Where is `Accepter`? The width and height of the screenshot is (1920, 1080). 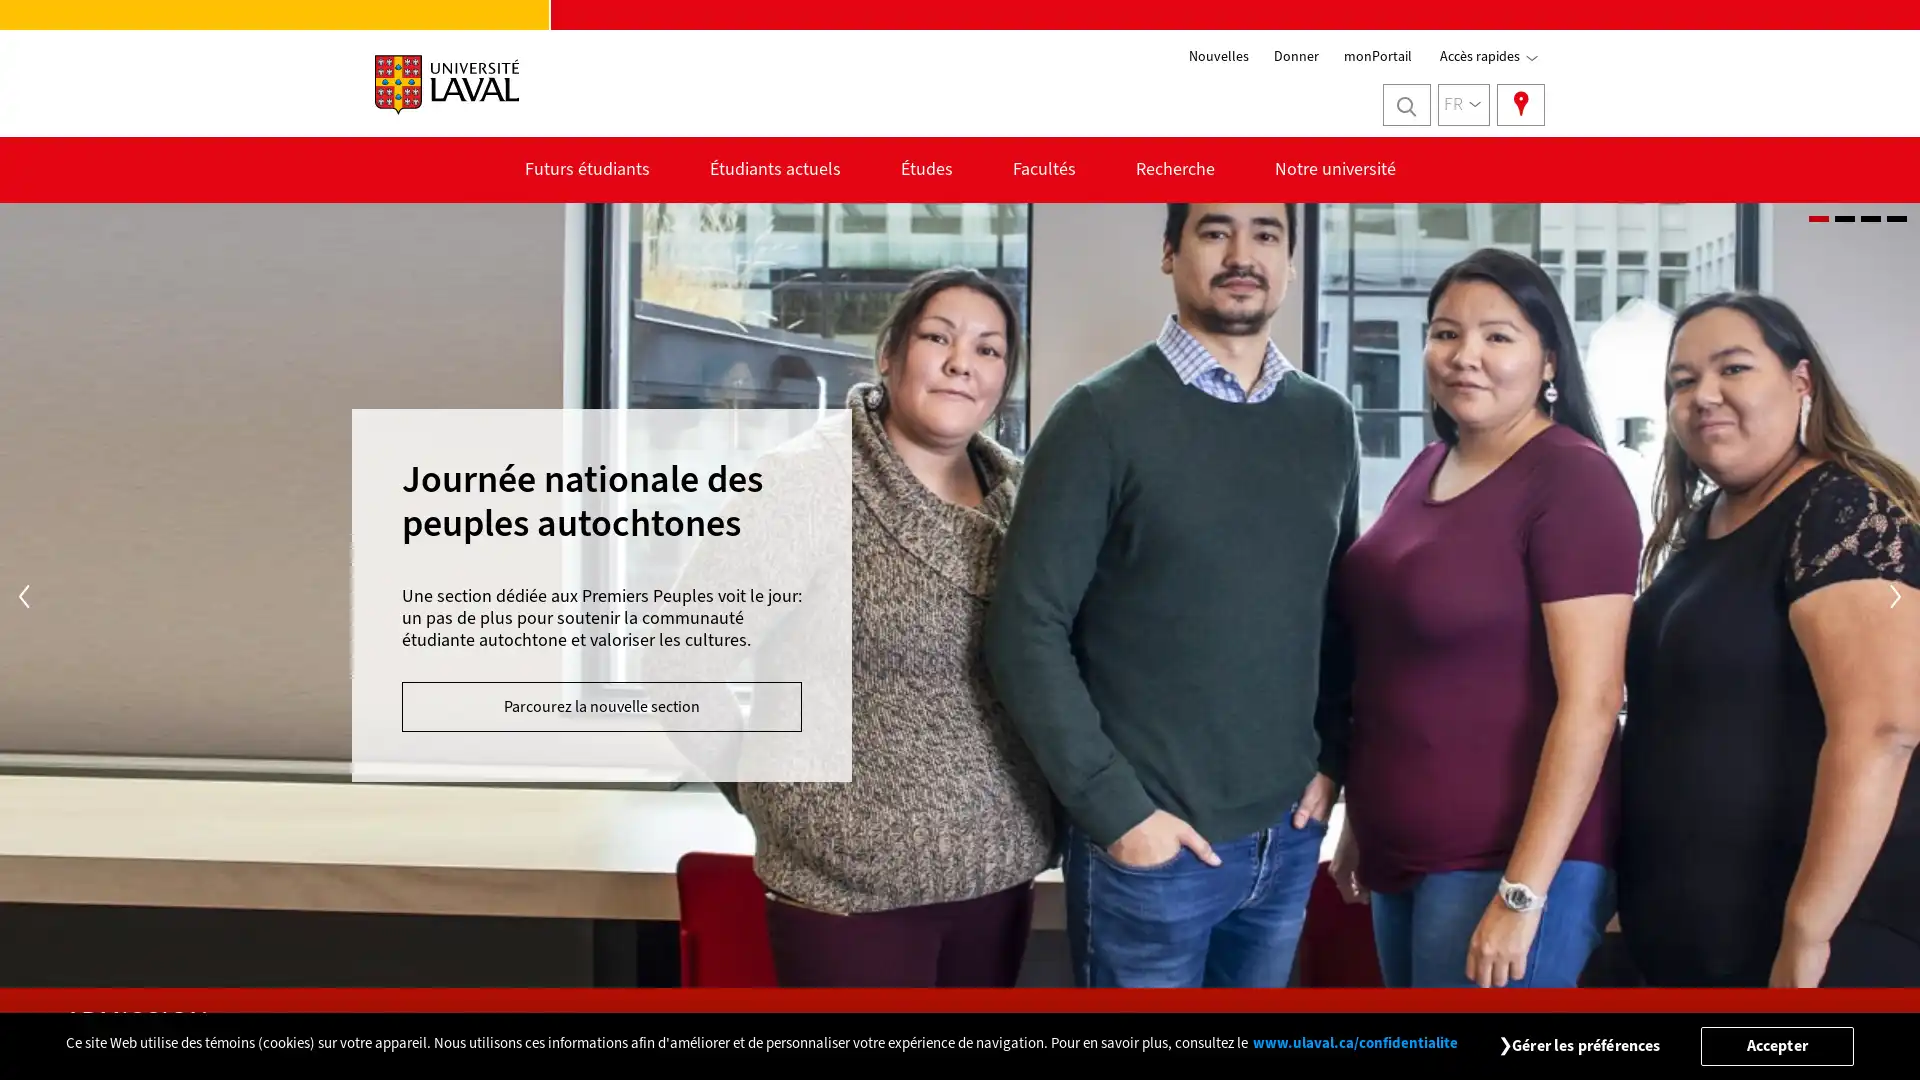 Accepter is located at coordinates (1776, 1044).